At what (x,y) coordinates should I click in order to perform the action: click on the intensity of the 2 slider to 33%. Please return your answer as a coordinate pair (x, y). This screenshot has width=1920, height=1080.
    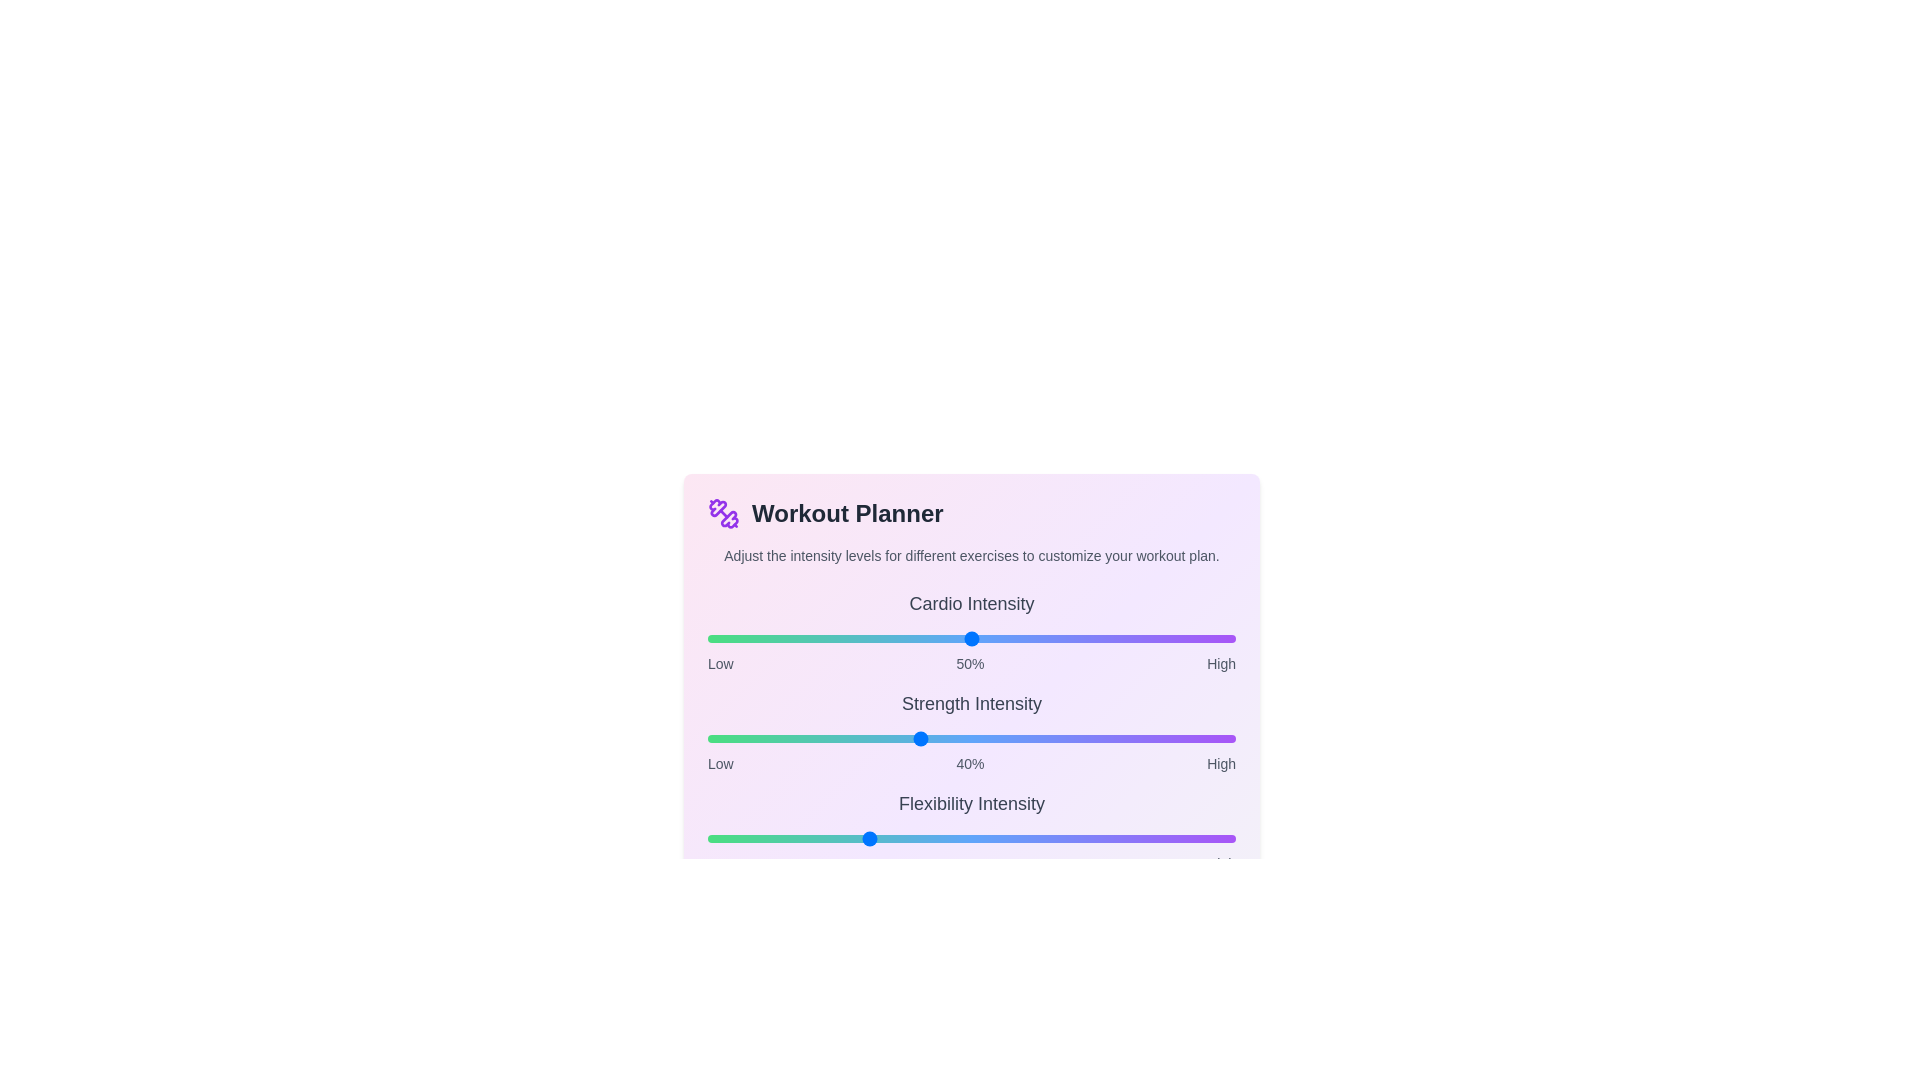
    Looking at the image, I should click on (881, 839).